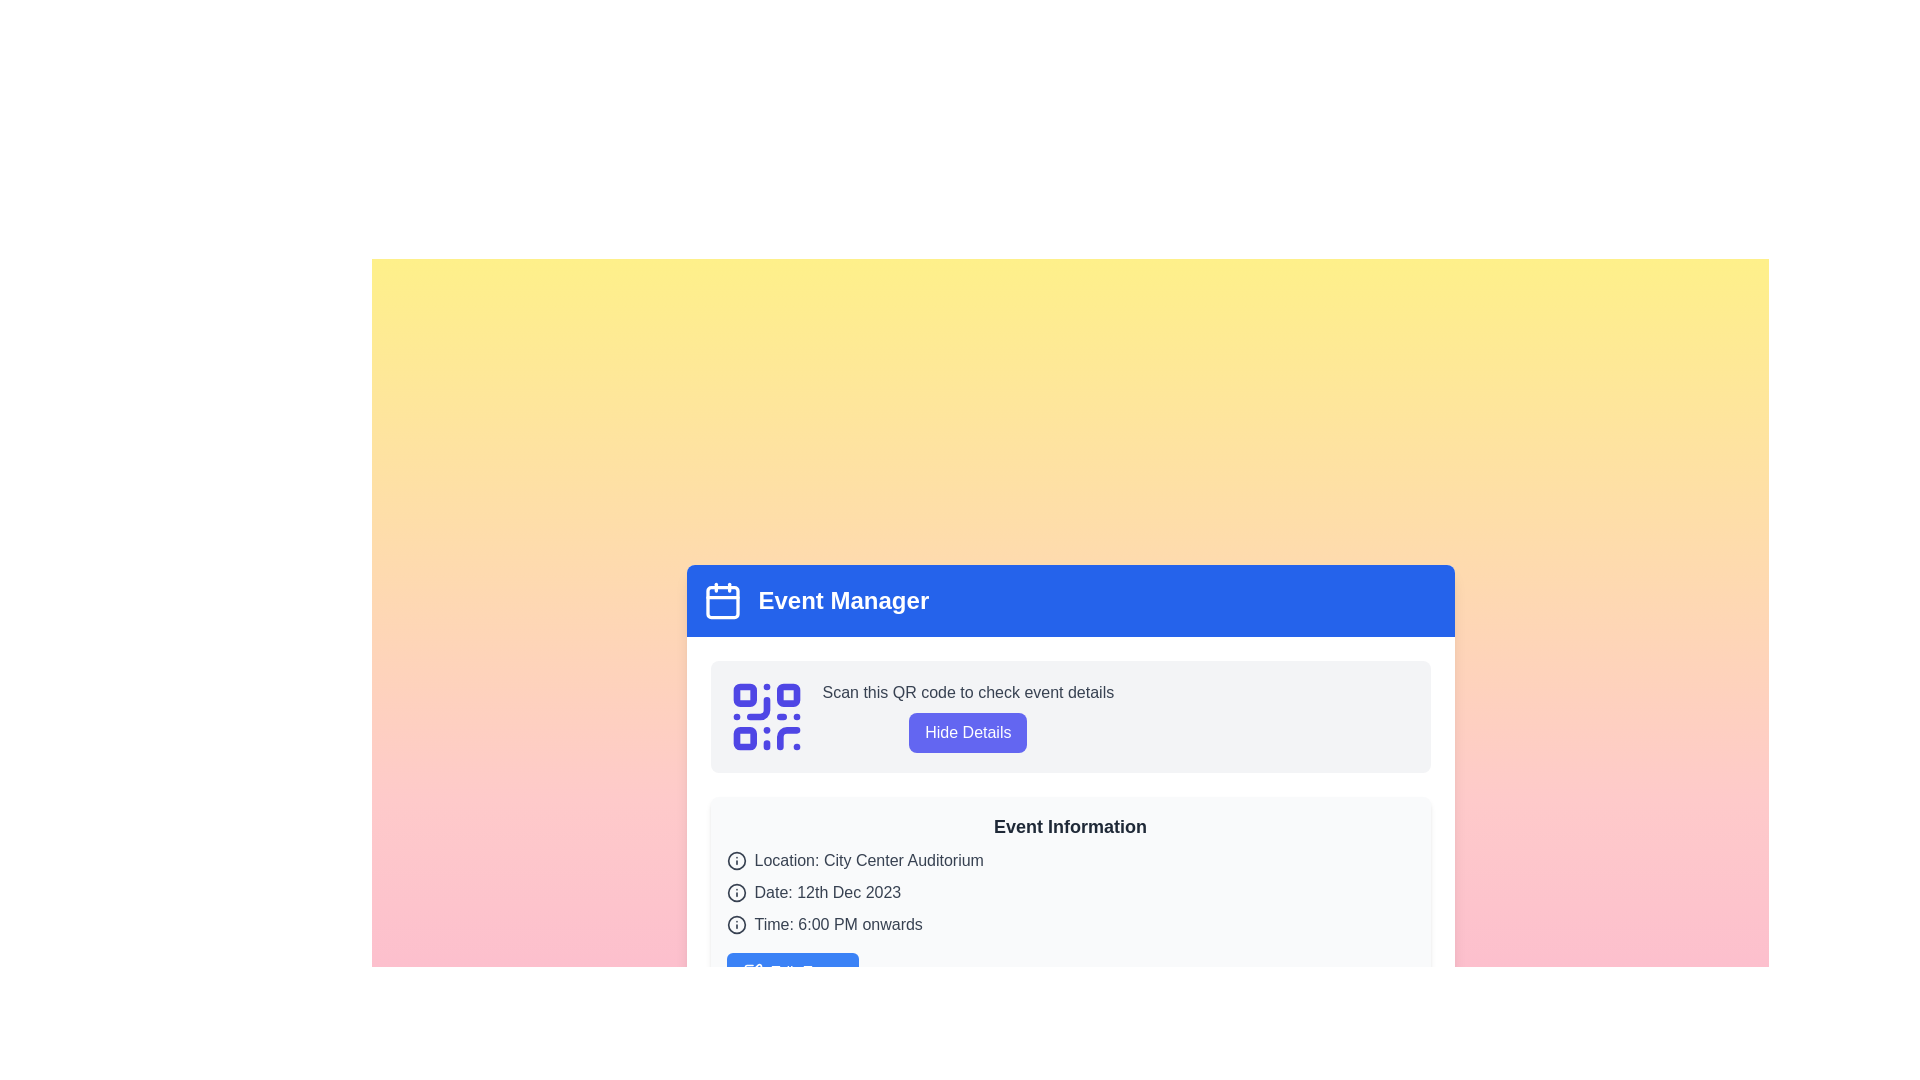 This screenshot has height=1080, width=1920. I want to click on the circular SVG icon element that is part of an icon or graphical symbol, located at the top-left corner of a list of event details, so click(735, 859).